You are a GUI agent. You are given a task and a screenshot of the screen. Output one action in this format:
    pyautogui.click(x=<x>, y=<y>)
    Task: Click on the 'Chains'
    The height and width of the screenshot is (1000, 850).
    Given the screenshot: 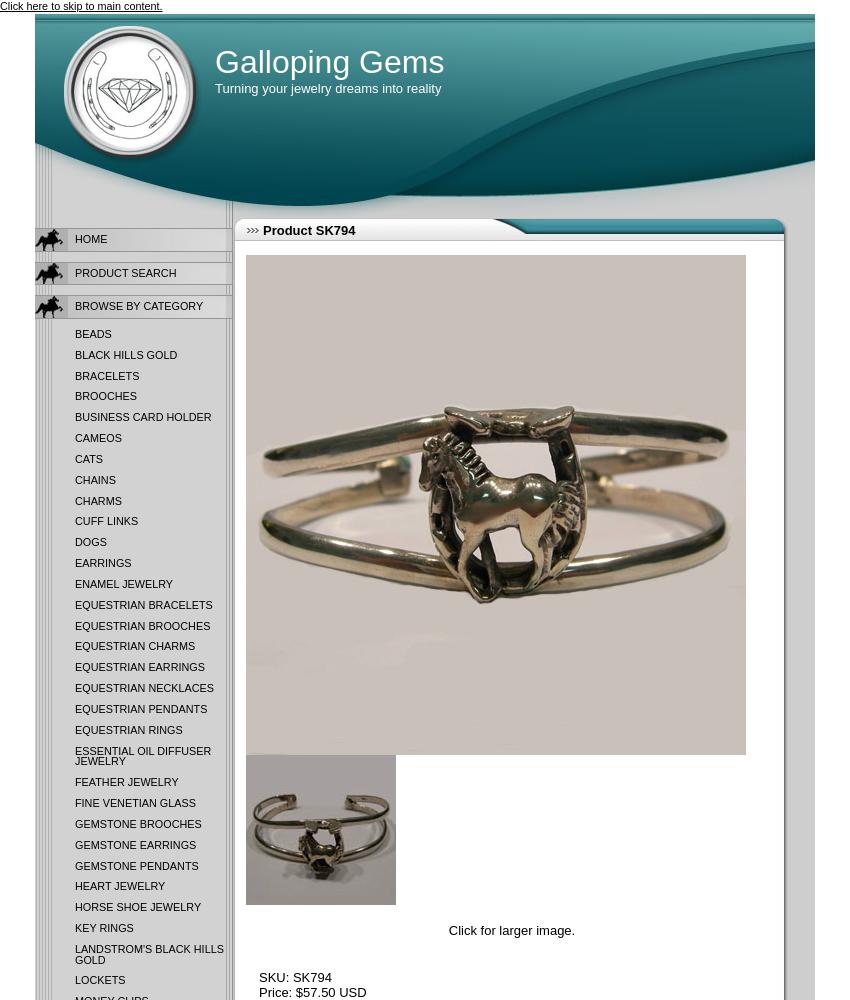 What is the action you would take?
    pyautogui.click(x=94, y=478)
    